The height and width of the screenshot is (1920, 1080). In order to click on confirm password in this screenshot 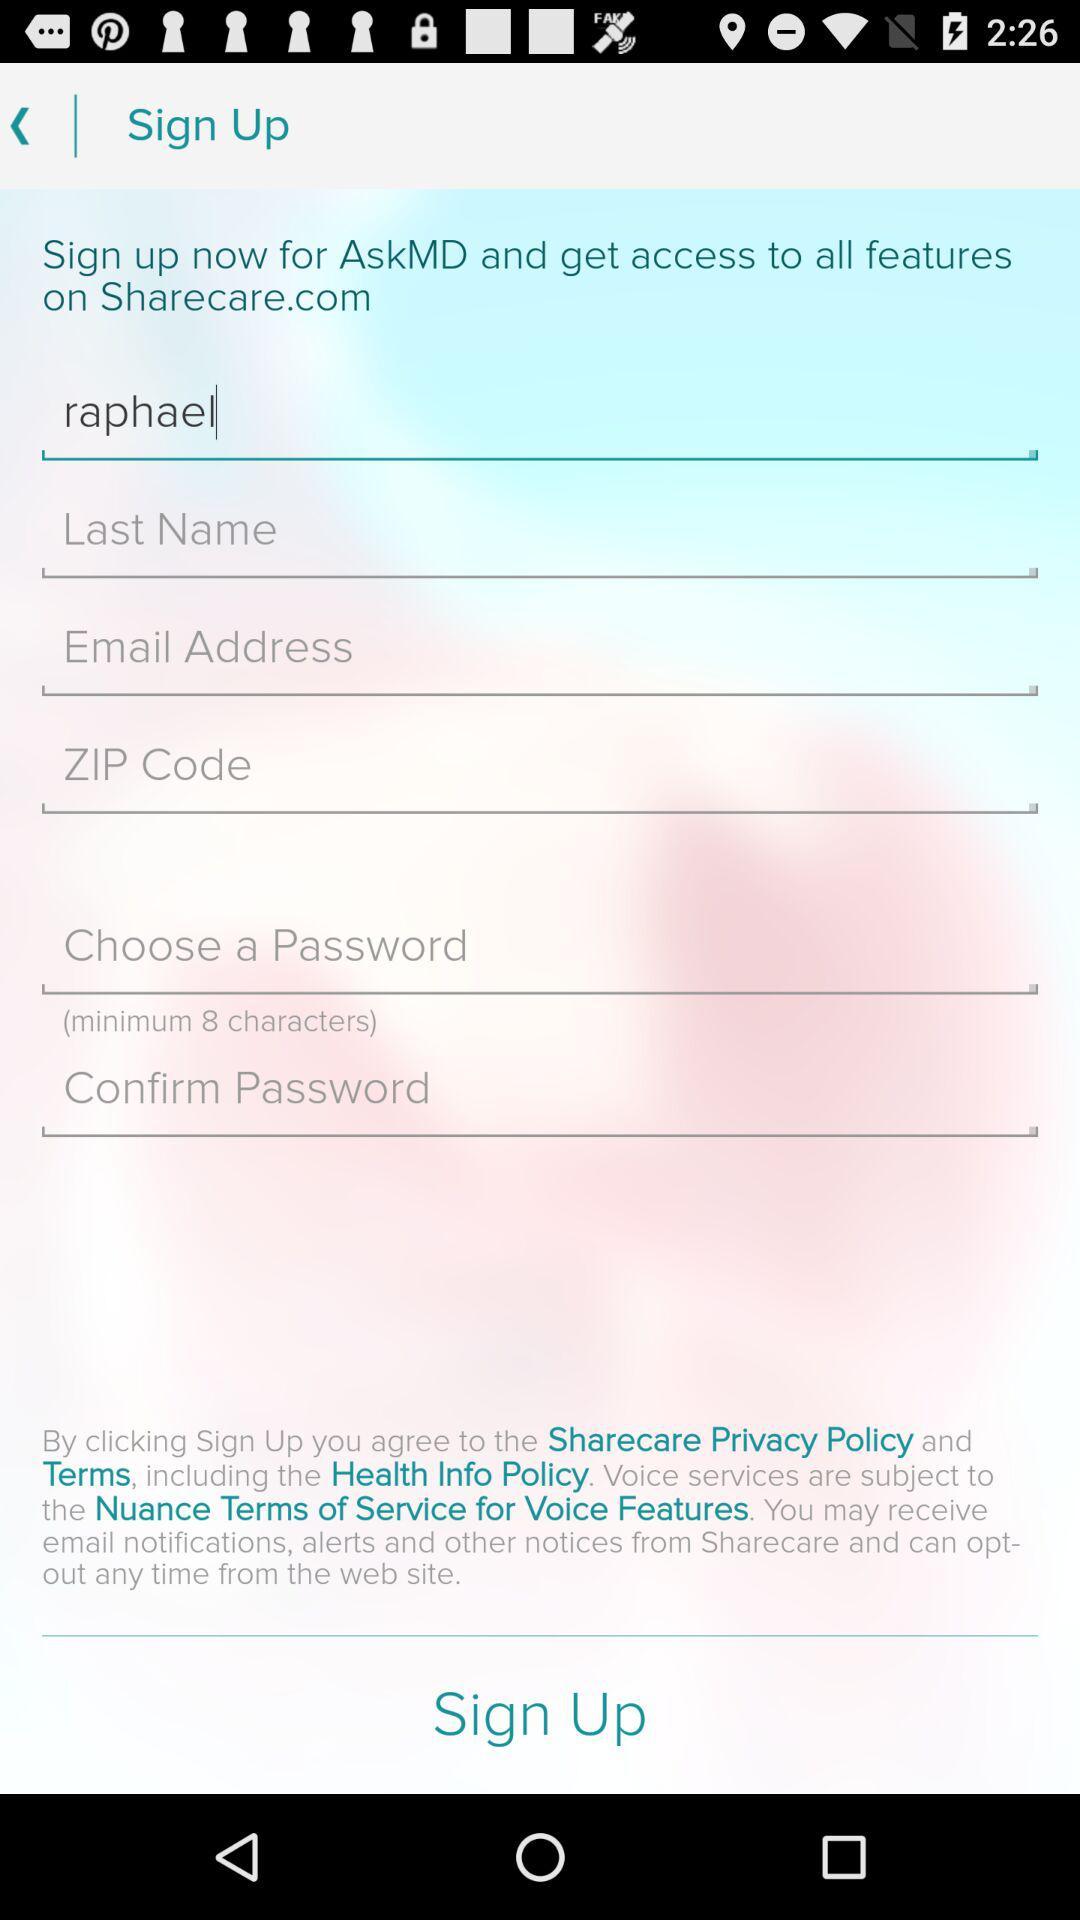, I will do `click(540, 1087)`.